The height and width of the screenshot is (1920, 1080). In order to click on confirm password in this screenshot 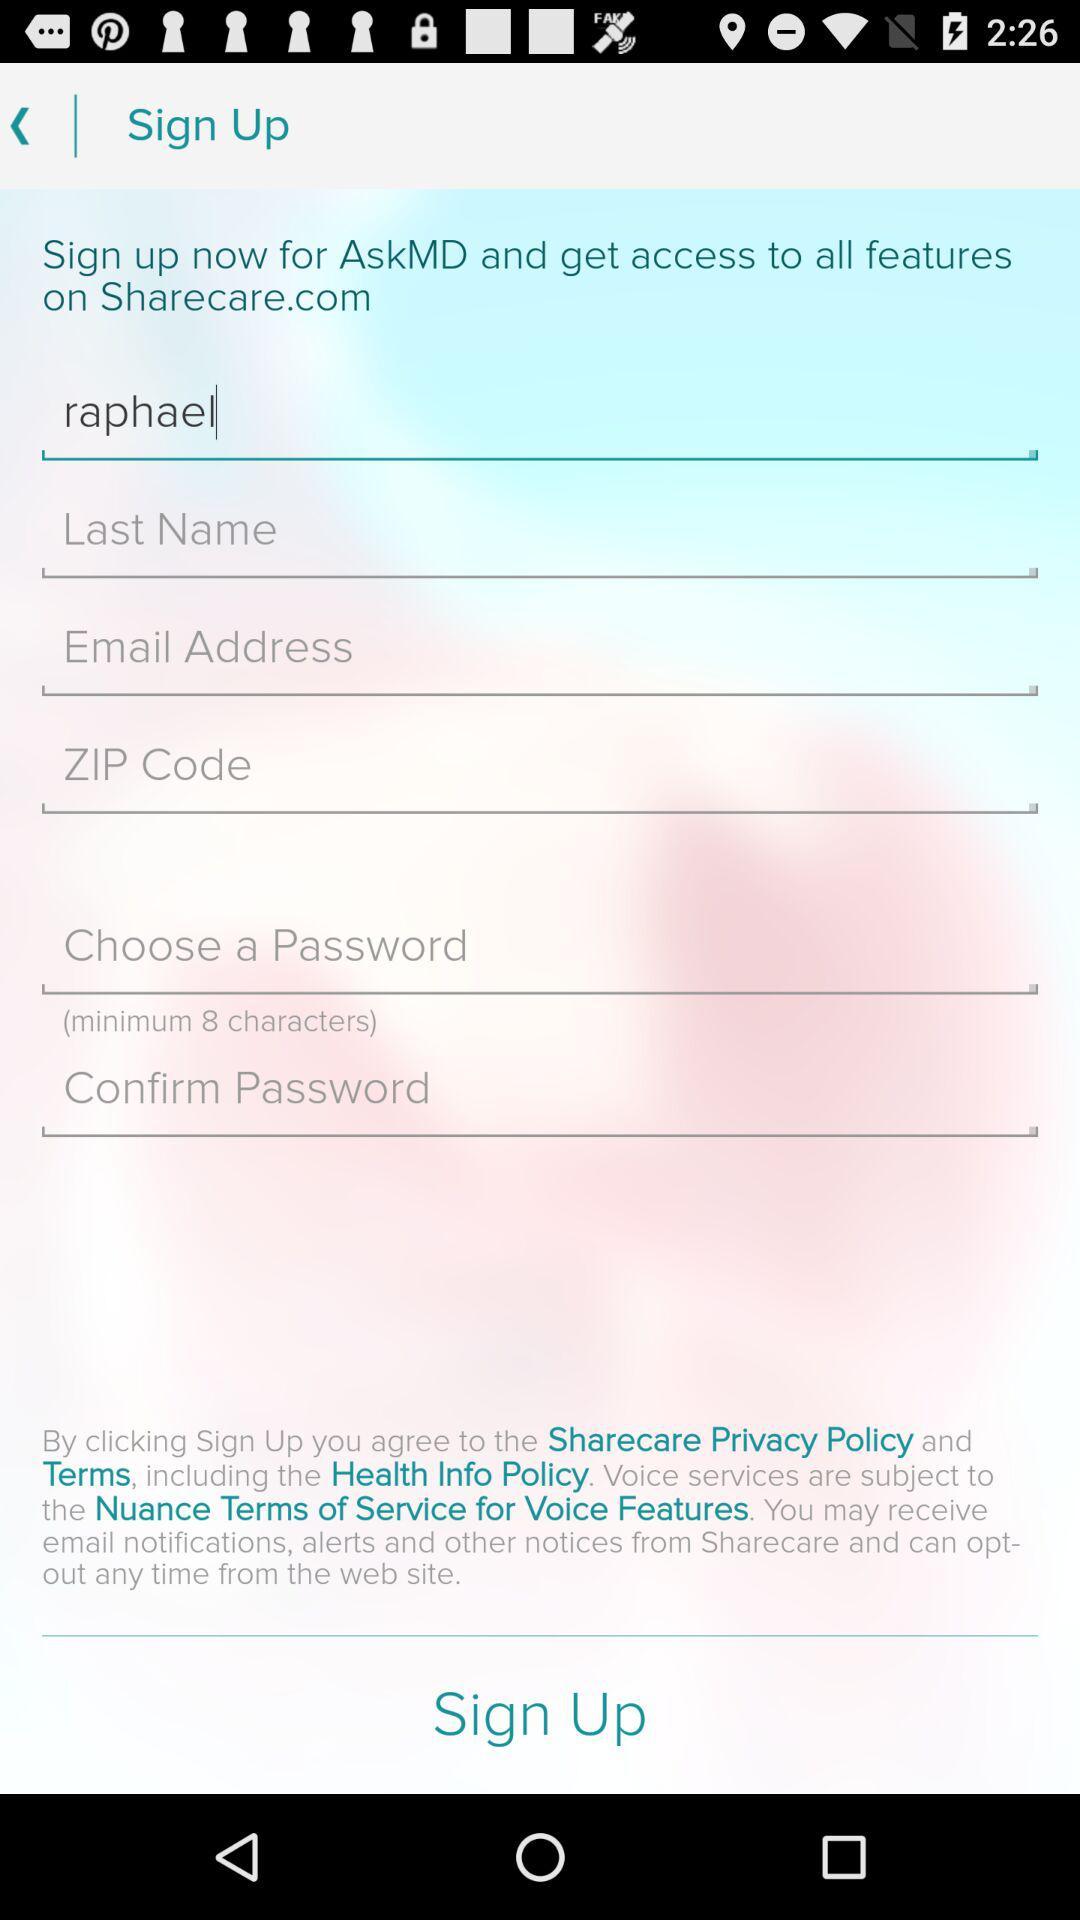, I will do `click(540, 1087)`.